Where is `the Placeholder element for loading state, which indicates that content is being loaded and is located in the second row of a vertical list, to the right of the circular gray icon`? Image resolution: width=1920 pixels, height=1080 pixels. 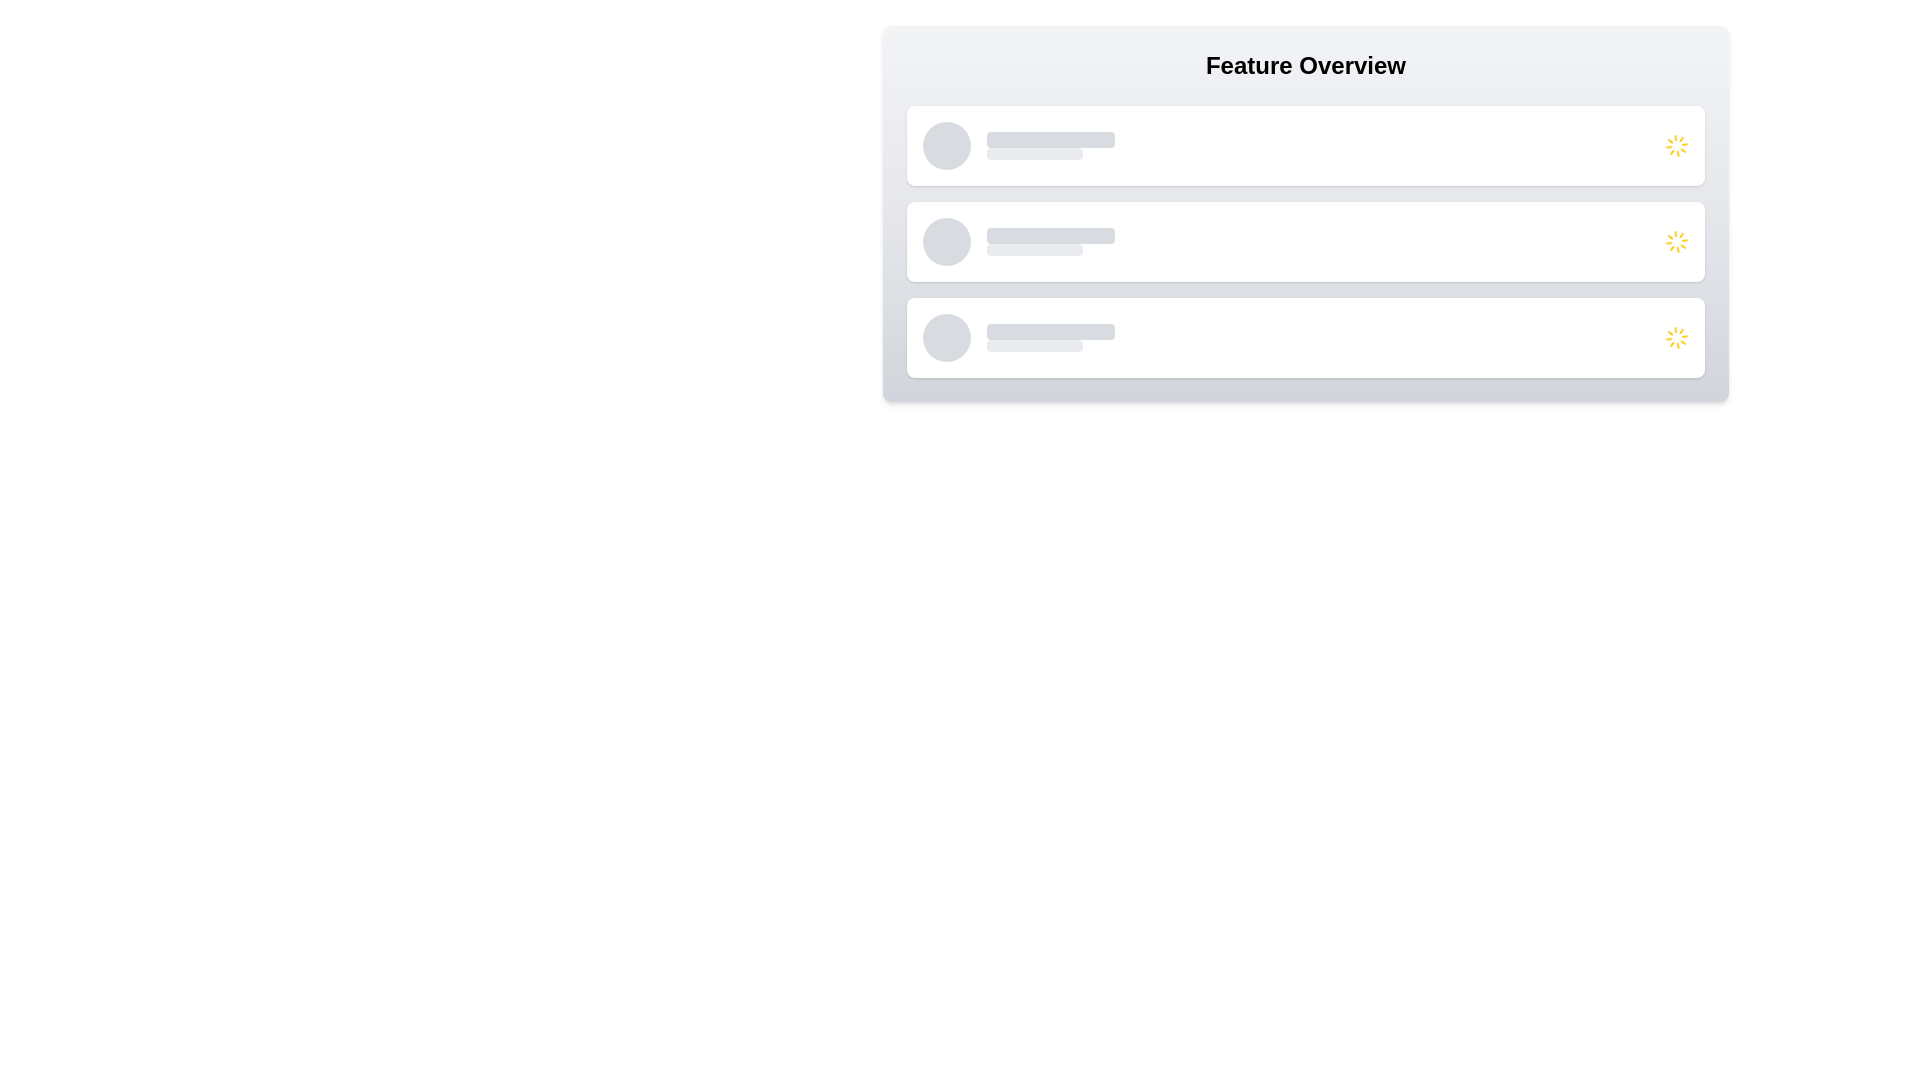 the Placeholder element for loading state, which indicates that content is being loaded and is located in the second row of a vertical list, to the right of the circular gray icon is located at coordinates (1035, 249).